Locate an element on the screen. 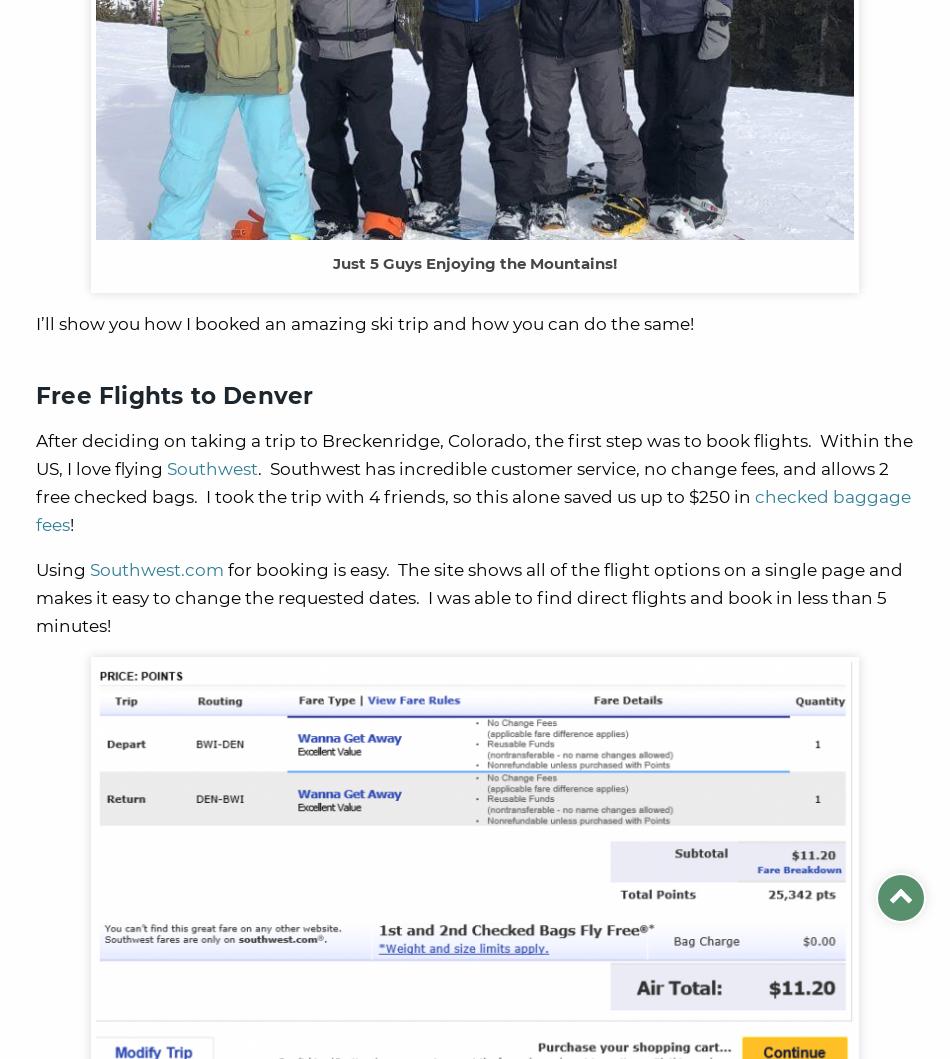 Image resolution: width=950 pixels, height=1059 pixels. 'Using' is located at coordinates (62, 568).